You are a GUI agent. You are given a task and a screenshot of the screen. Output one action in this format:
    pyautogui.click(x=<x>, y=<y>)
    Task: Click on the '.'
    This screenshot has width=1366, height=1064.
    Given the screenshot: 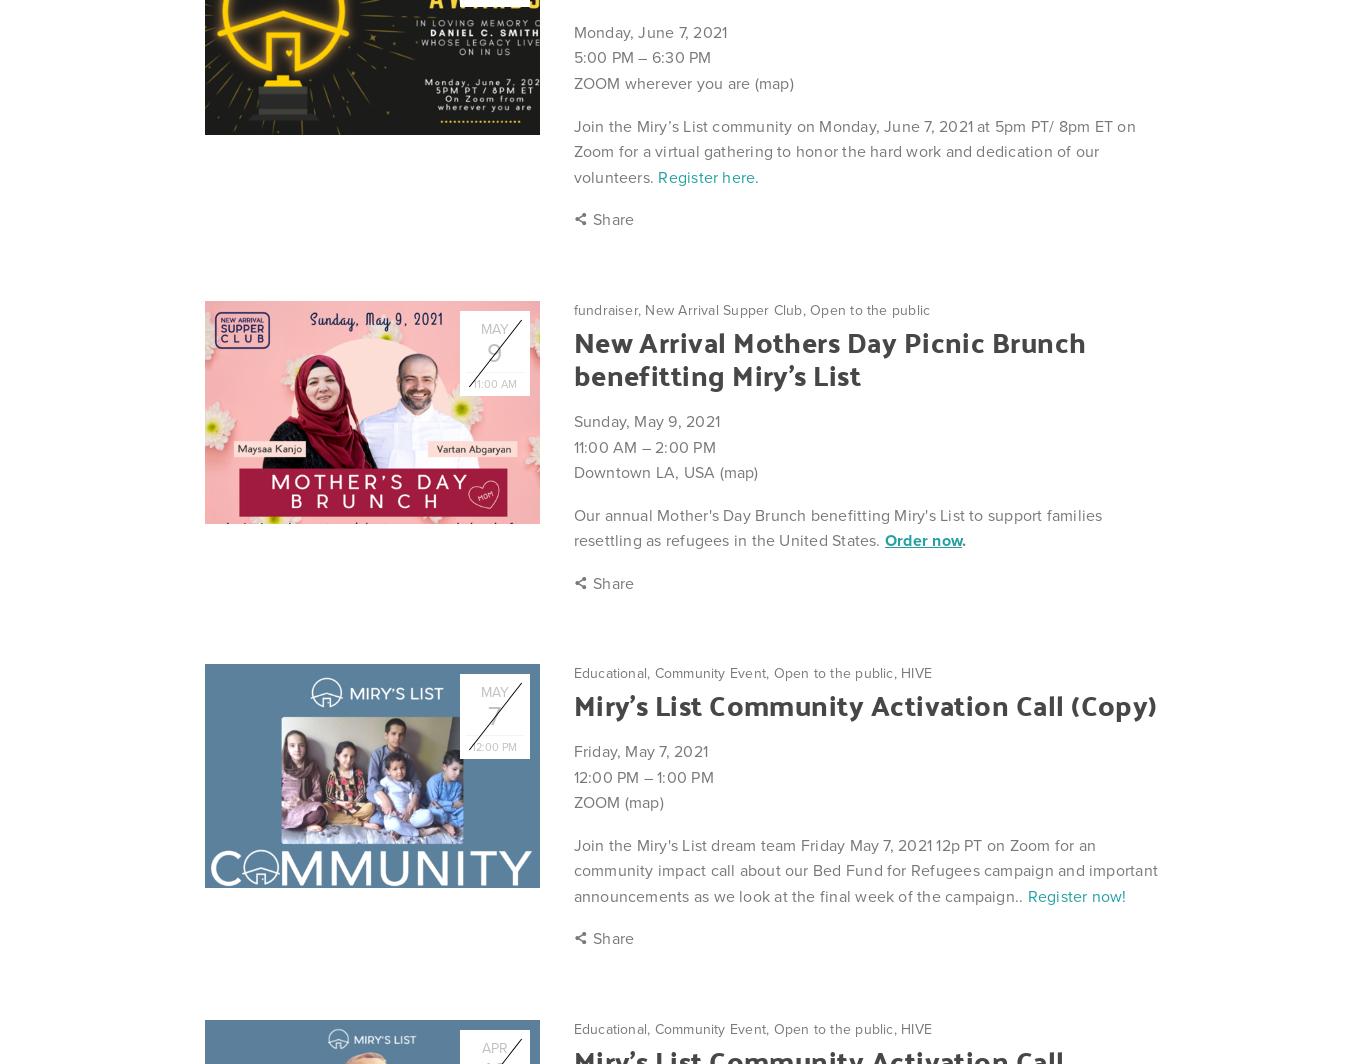 What is the action you would take?
    pyautogui.click(x=961, y=540)
    